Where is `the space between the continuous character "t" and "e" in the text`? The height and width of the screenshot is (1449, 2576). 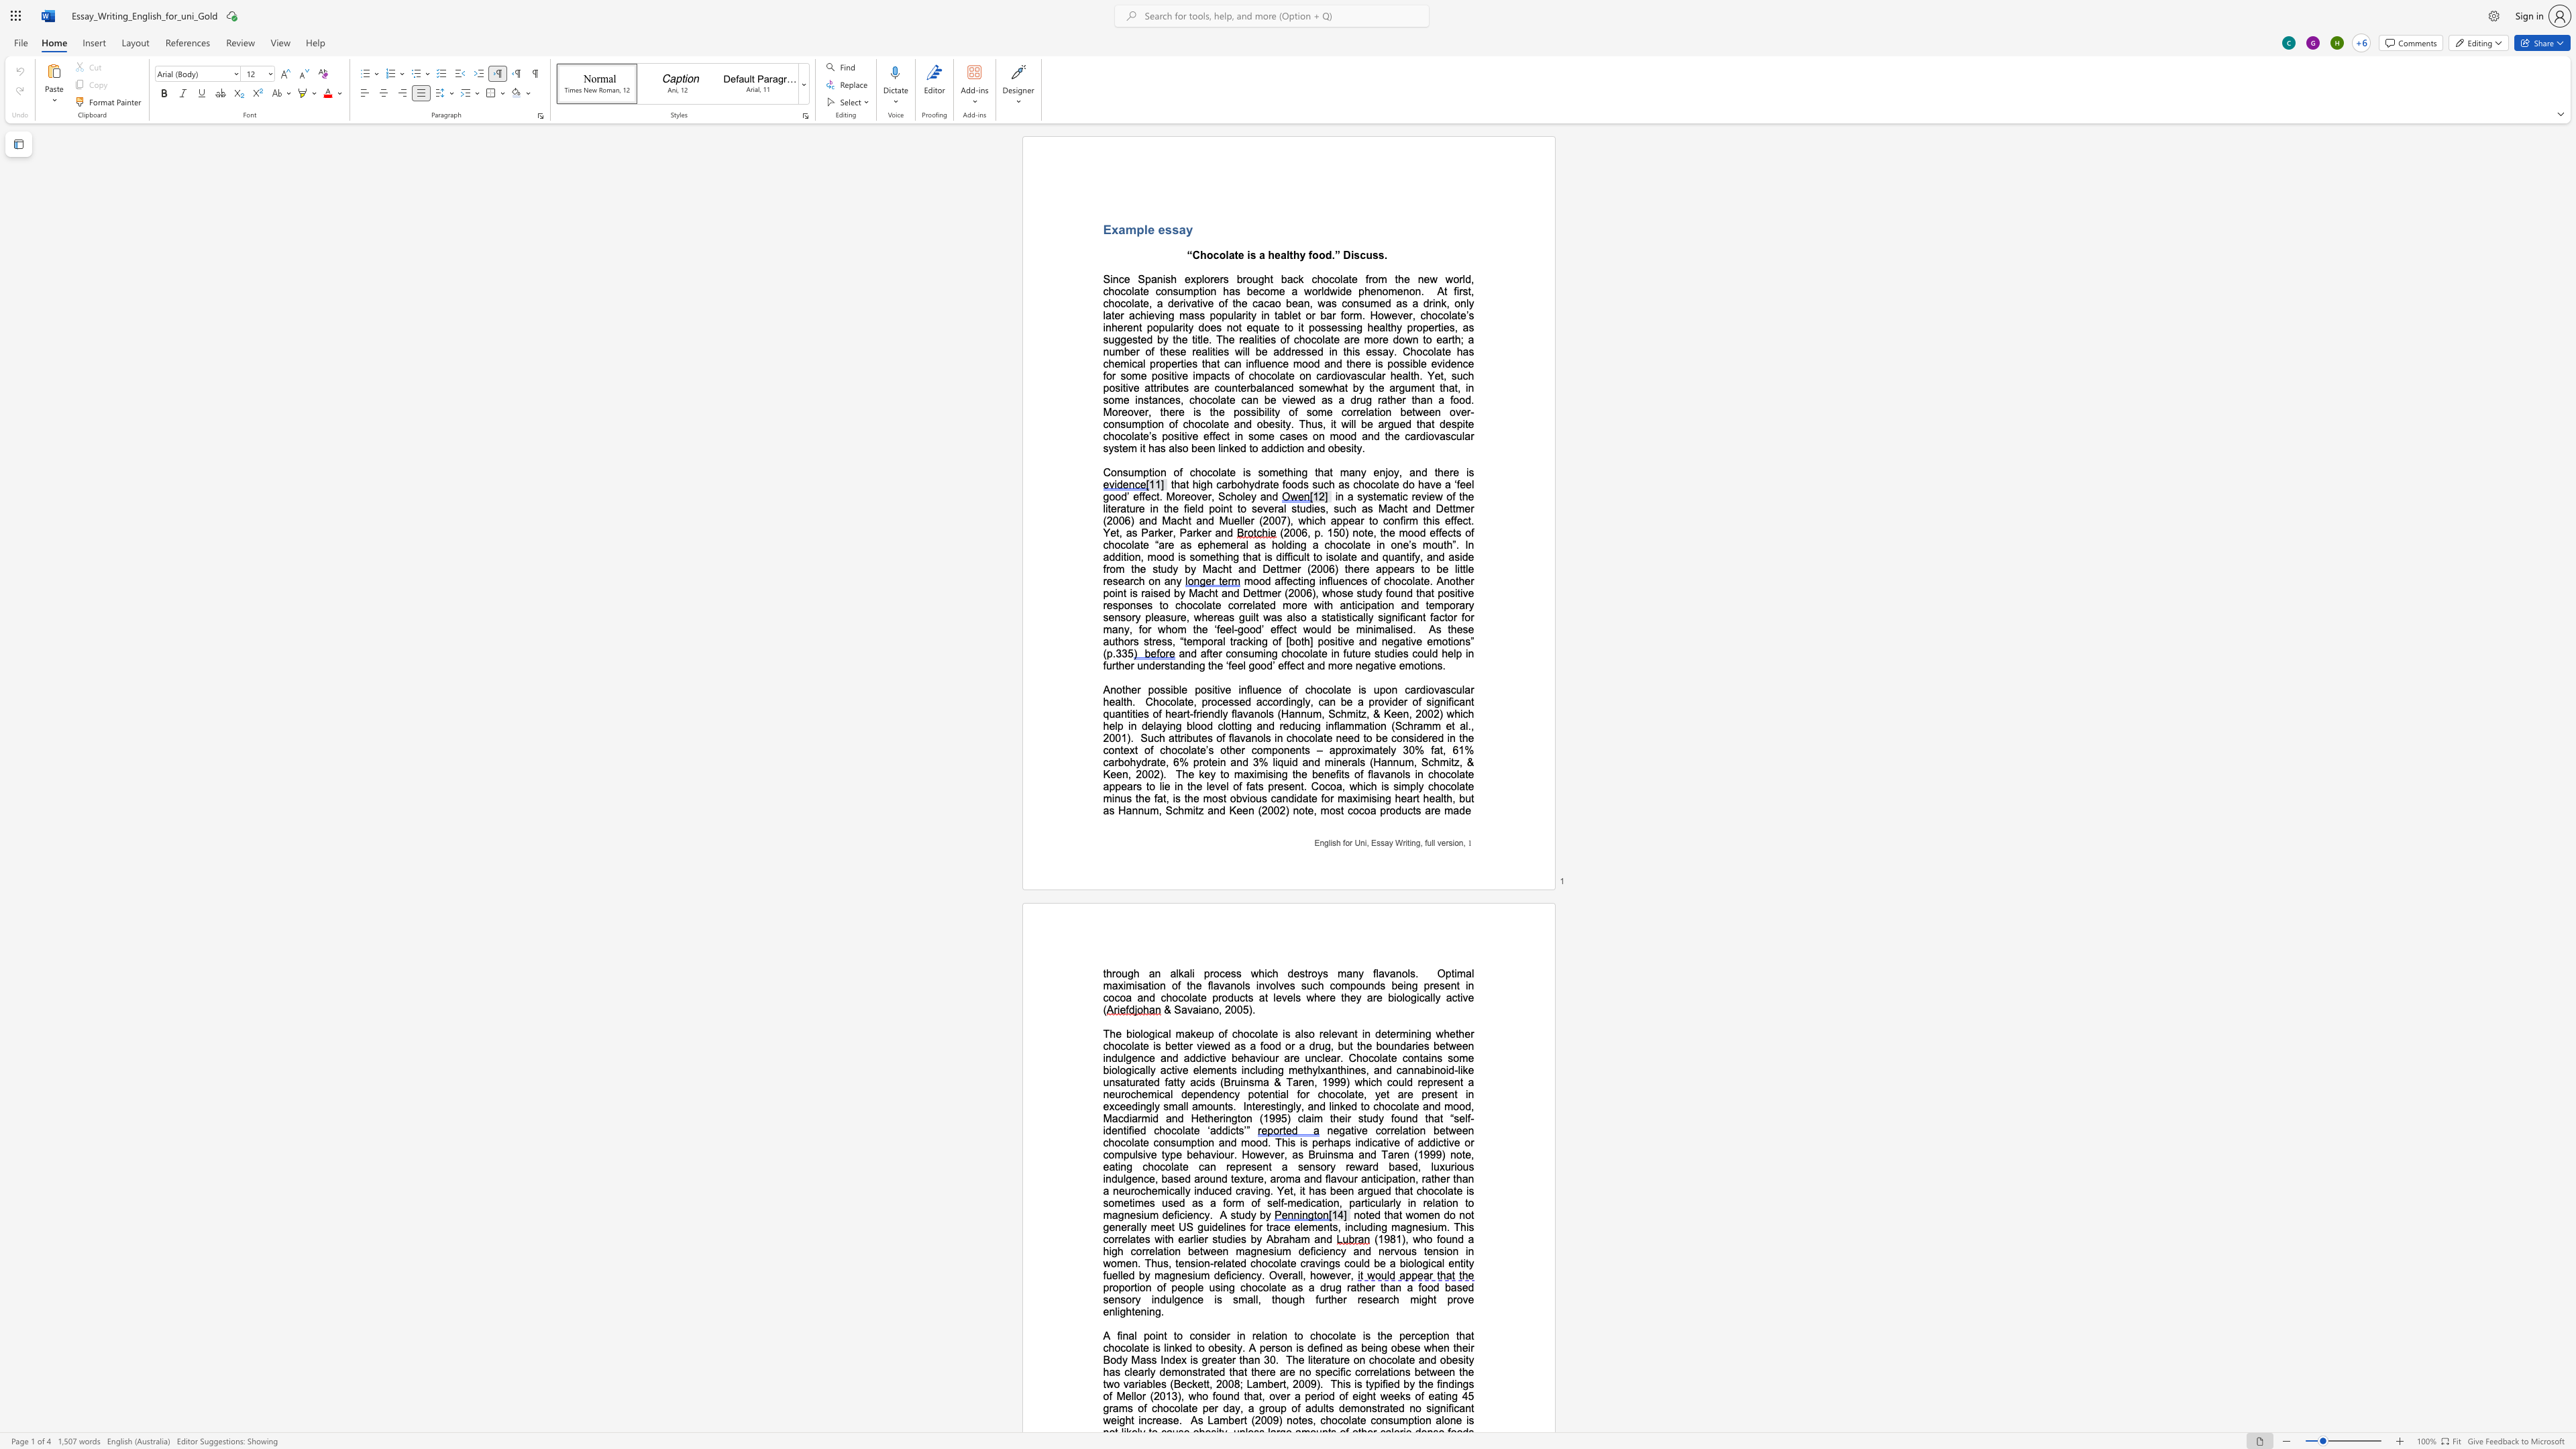
the space between the continuous character "t" and "e" in the text is located at coordinates (1349, 1334).